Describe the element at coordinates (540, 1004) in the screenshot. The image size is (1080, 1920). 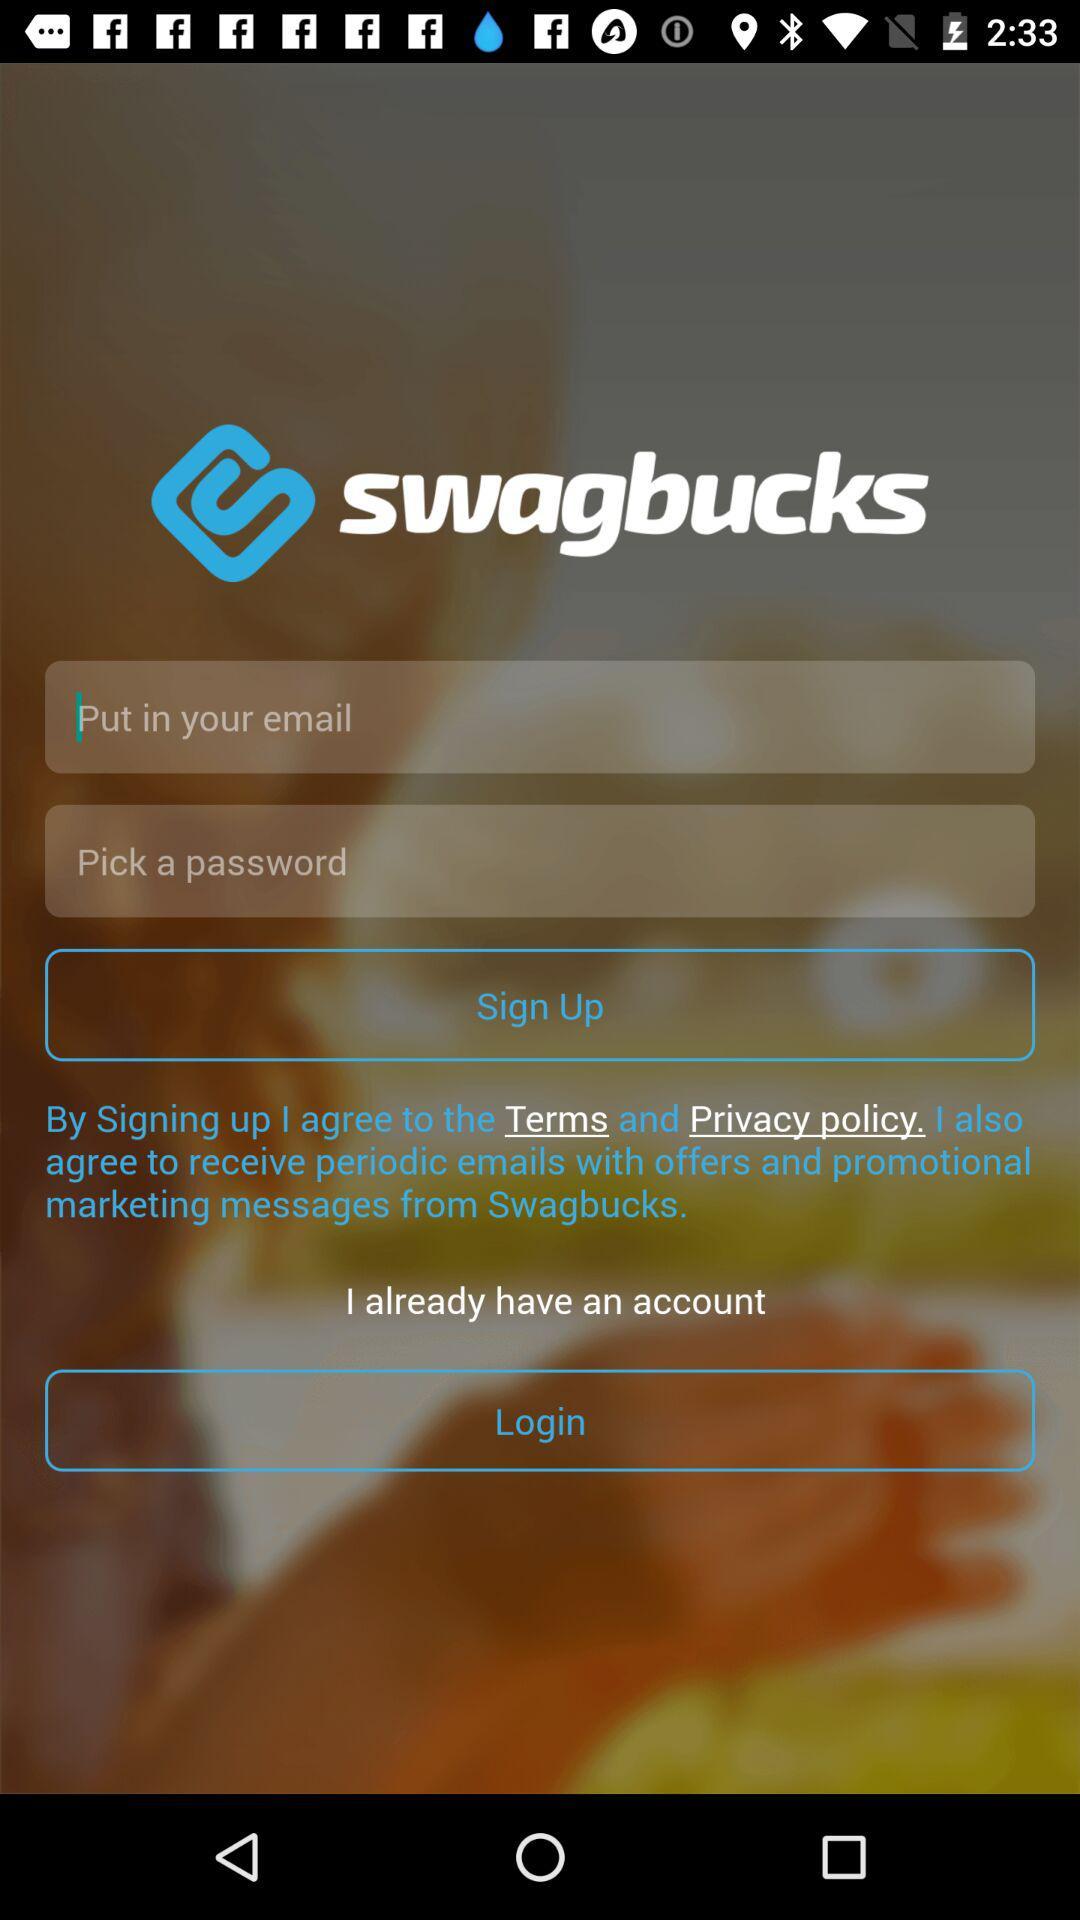
I see `the icon above by signing up item` at that location.